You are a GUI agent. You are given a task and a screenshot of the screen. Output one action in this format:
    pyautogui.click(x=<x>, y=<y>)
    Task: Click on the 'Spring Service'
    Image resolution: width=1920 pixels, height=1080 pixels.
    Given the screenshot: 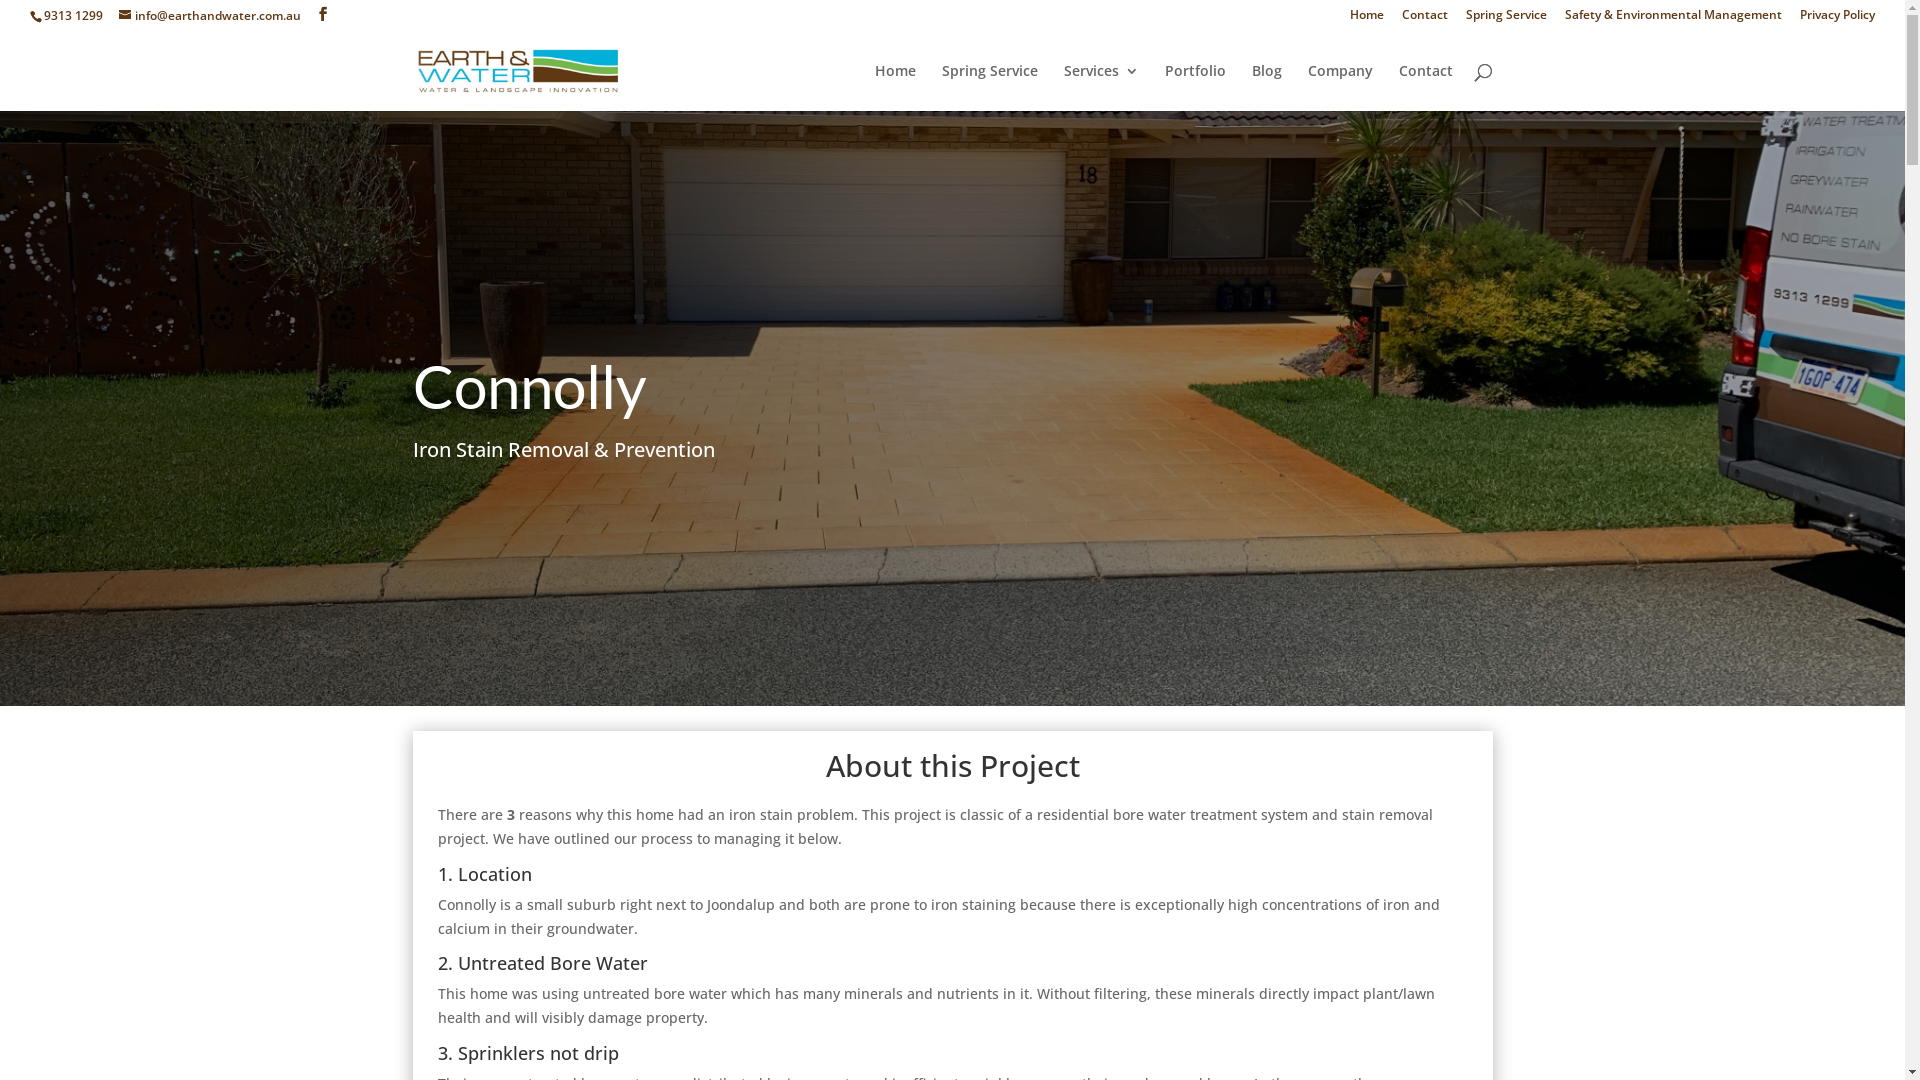 What is the action you would take?
    pyautogui.click(x=940, y=86)
    